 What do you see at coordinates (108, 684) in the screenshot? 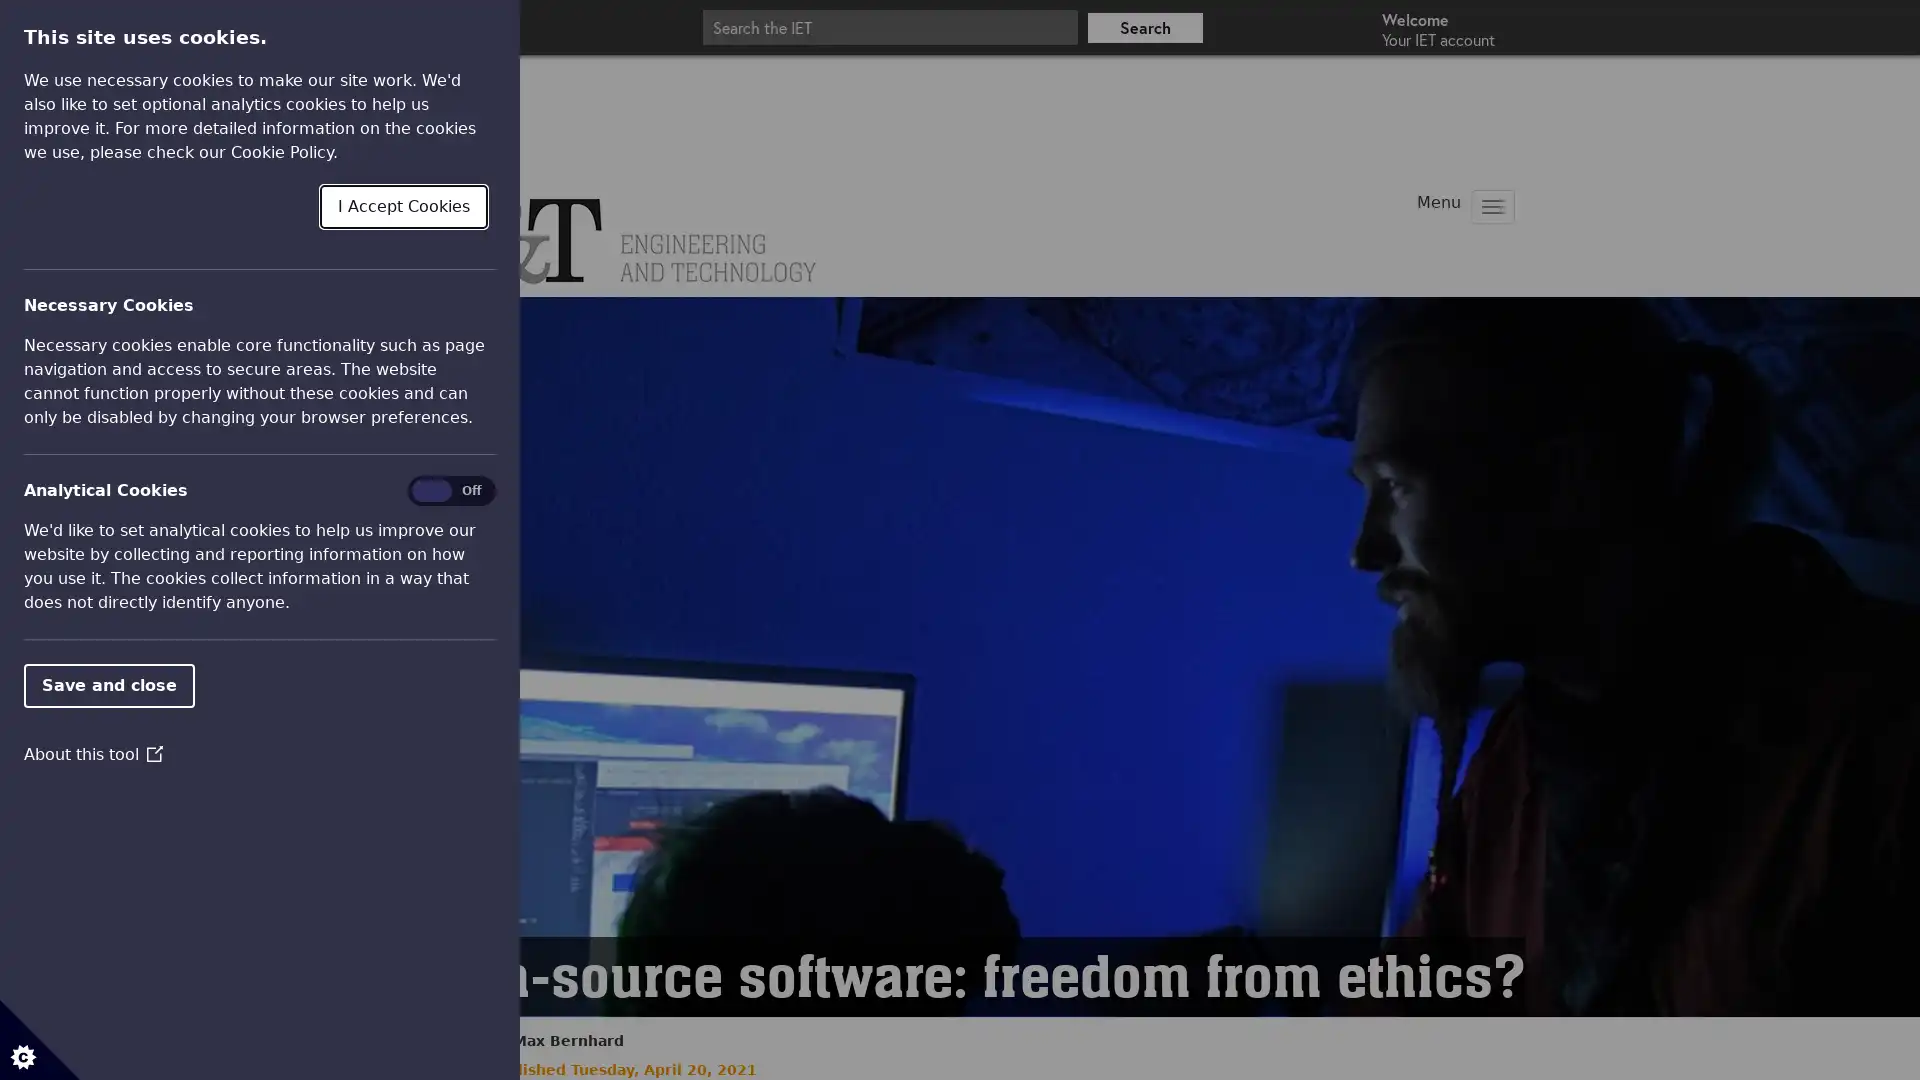
I see `Save and close` at bounding box center [108, 684].